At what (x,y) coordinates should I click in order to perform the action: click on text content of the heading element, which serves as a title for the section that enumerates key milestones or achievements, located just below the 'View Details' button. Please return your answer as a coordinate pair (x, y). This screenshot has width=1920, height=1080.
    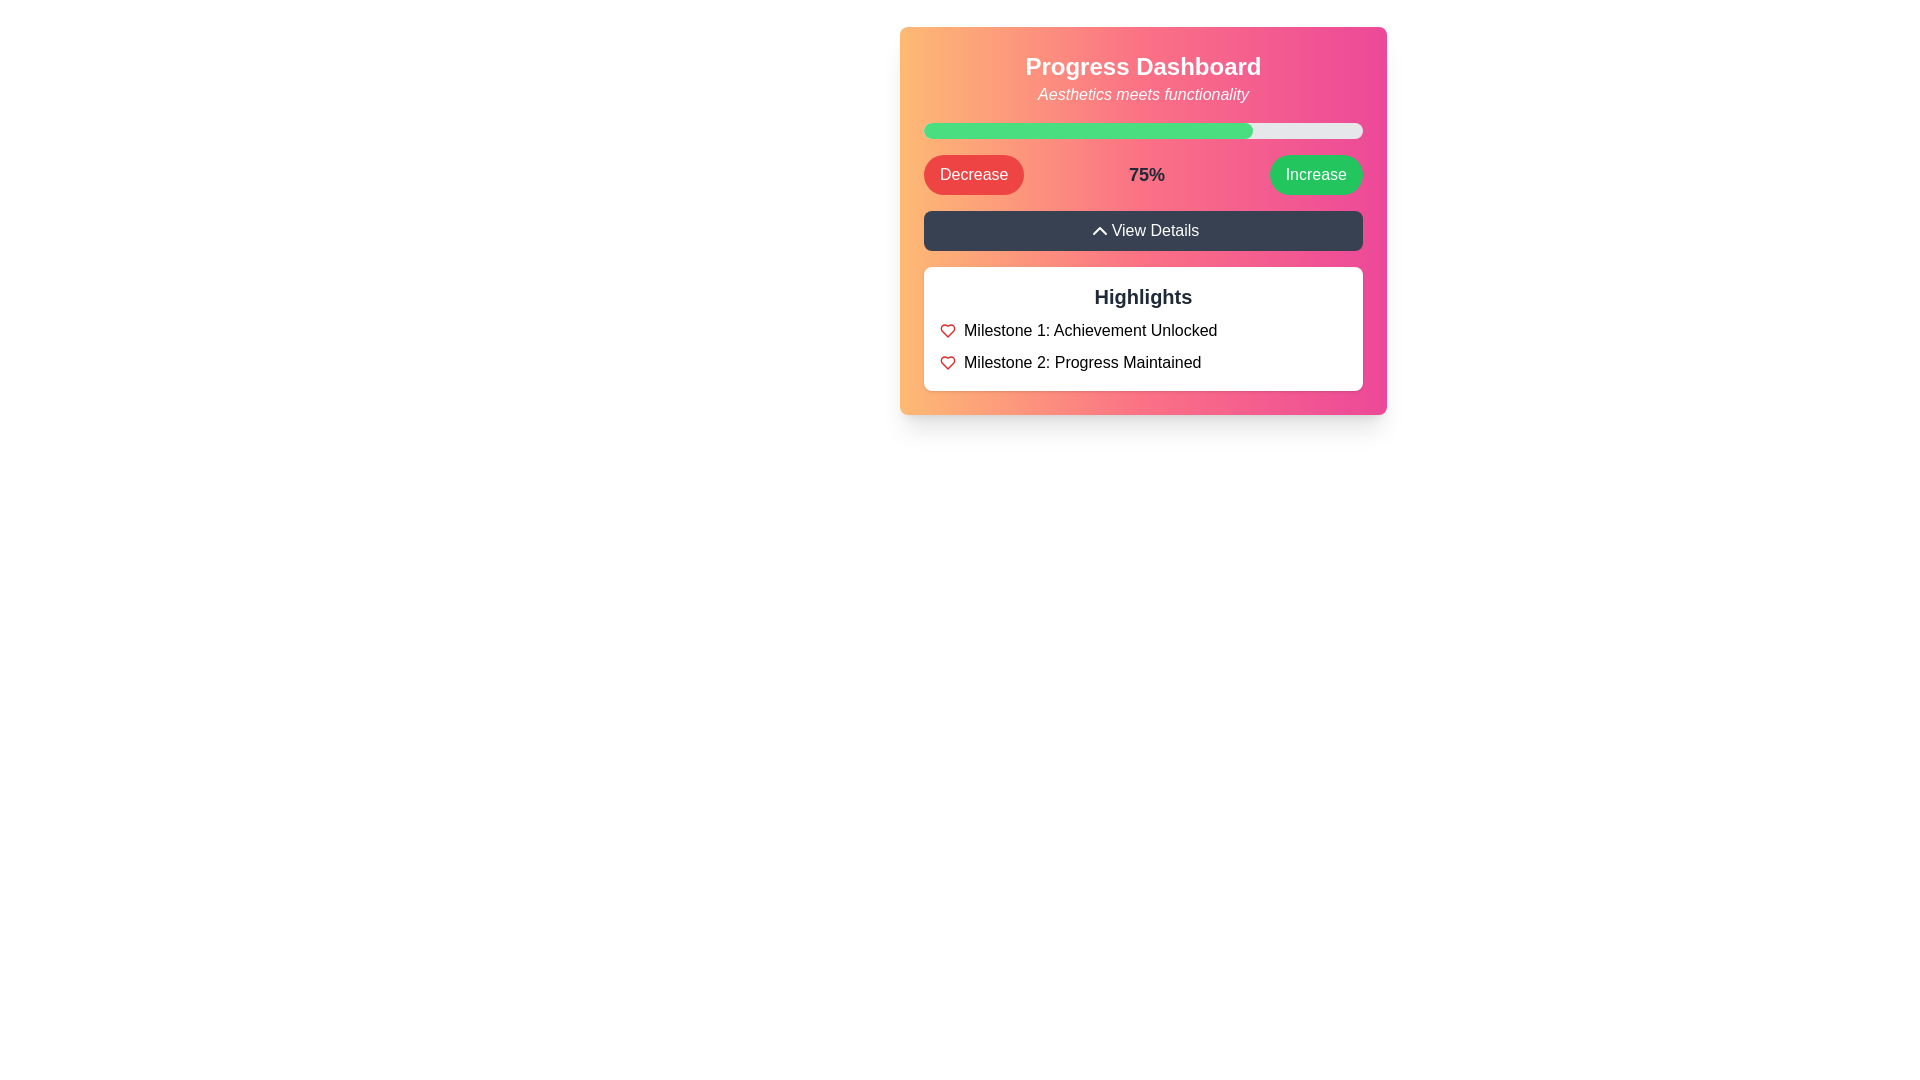
    Looking at the image, I should click on (1143, 297).